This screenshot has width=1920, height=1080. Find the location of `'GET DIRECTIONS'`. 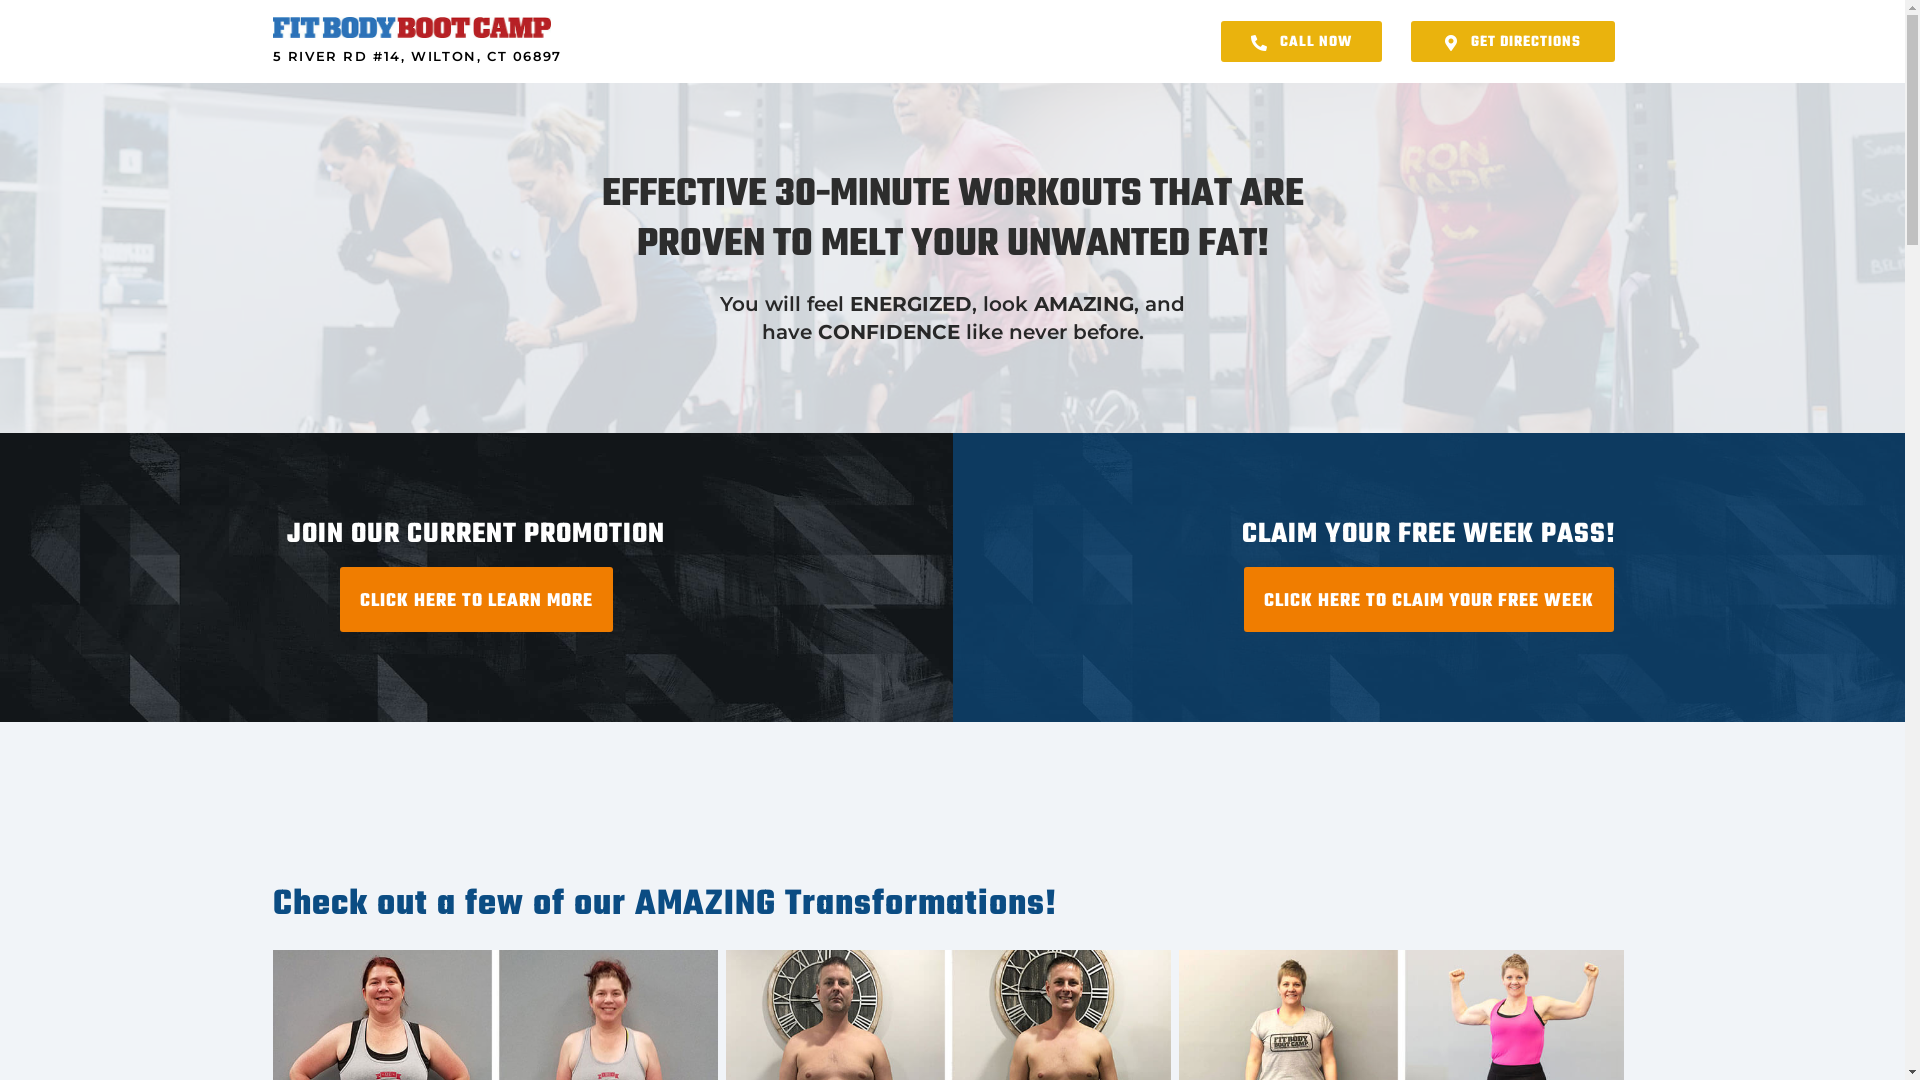

'GET DIRECTIONS' is located at coordinates (1512, 41).